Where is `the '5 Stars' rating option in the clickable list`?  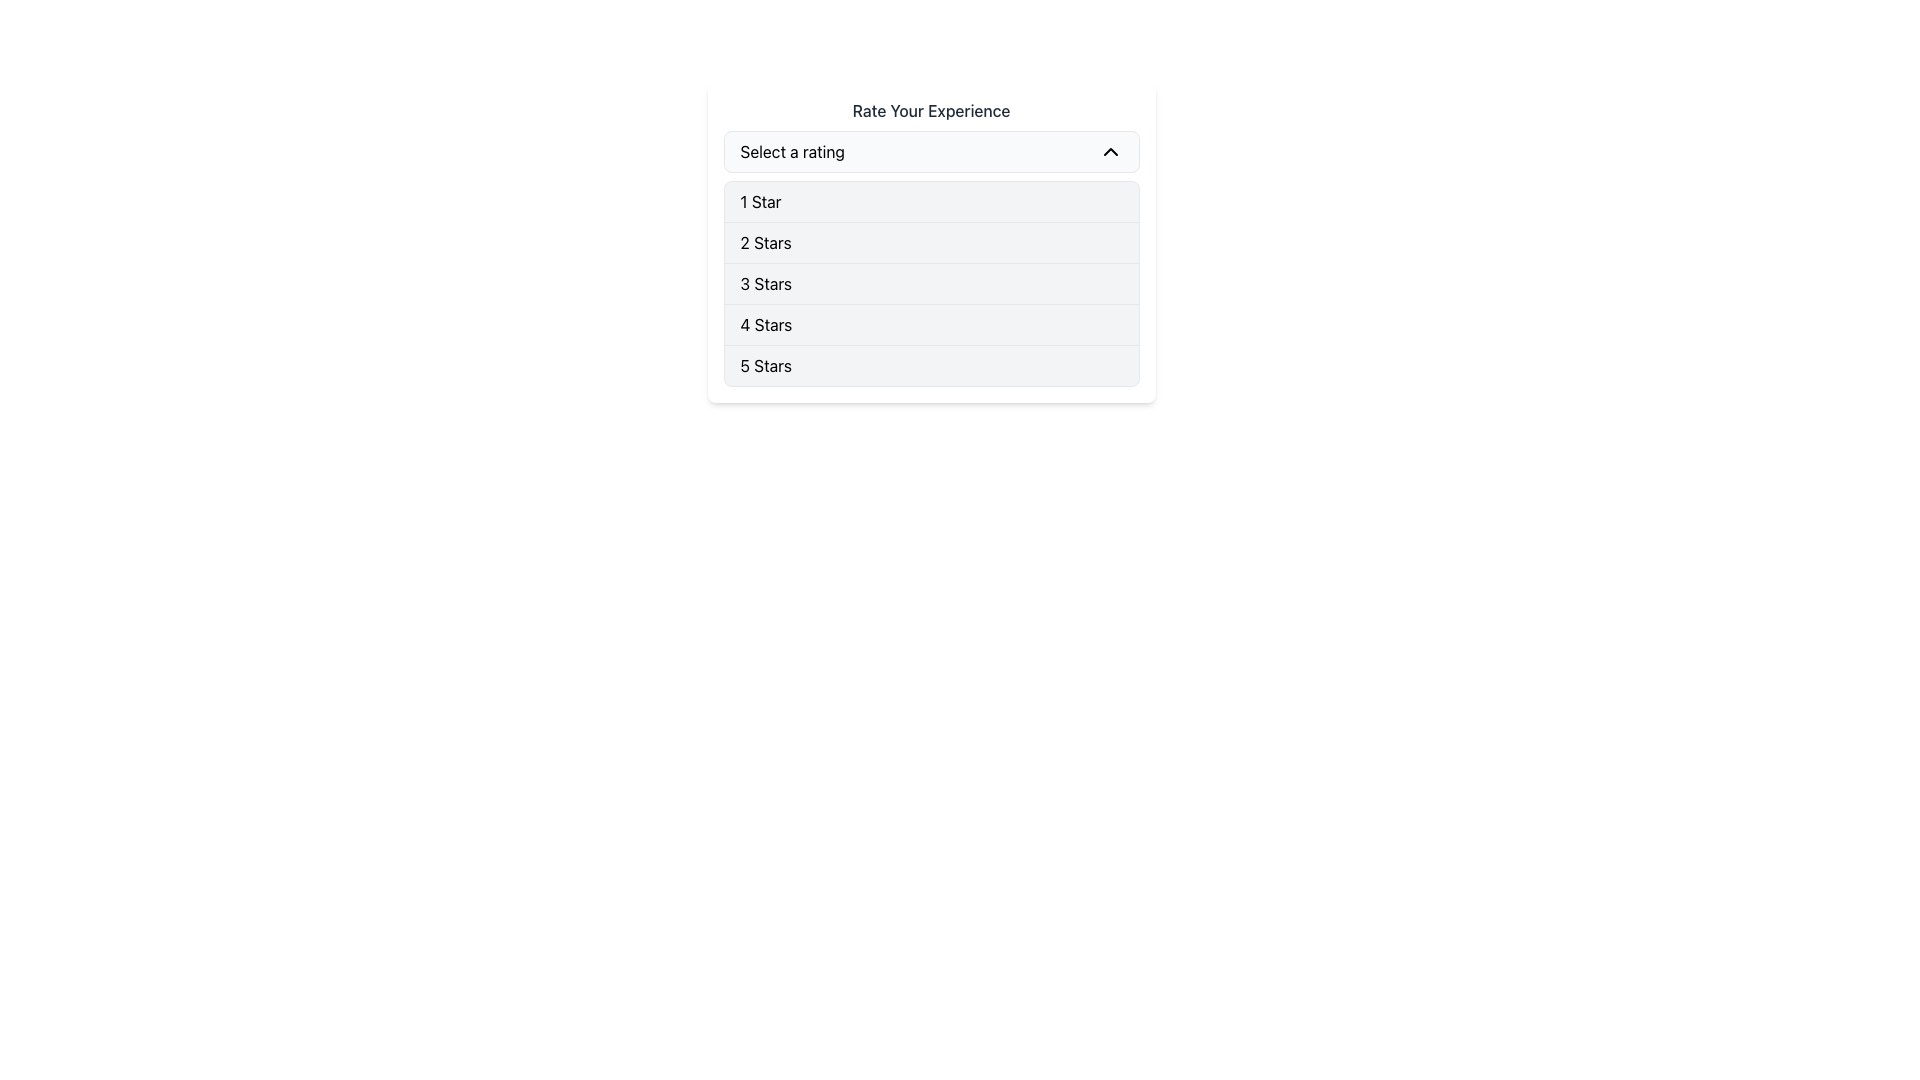 the '5 Stars' rating option in the clickable list is located at coordinates (930, 365).